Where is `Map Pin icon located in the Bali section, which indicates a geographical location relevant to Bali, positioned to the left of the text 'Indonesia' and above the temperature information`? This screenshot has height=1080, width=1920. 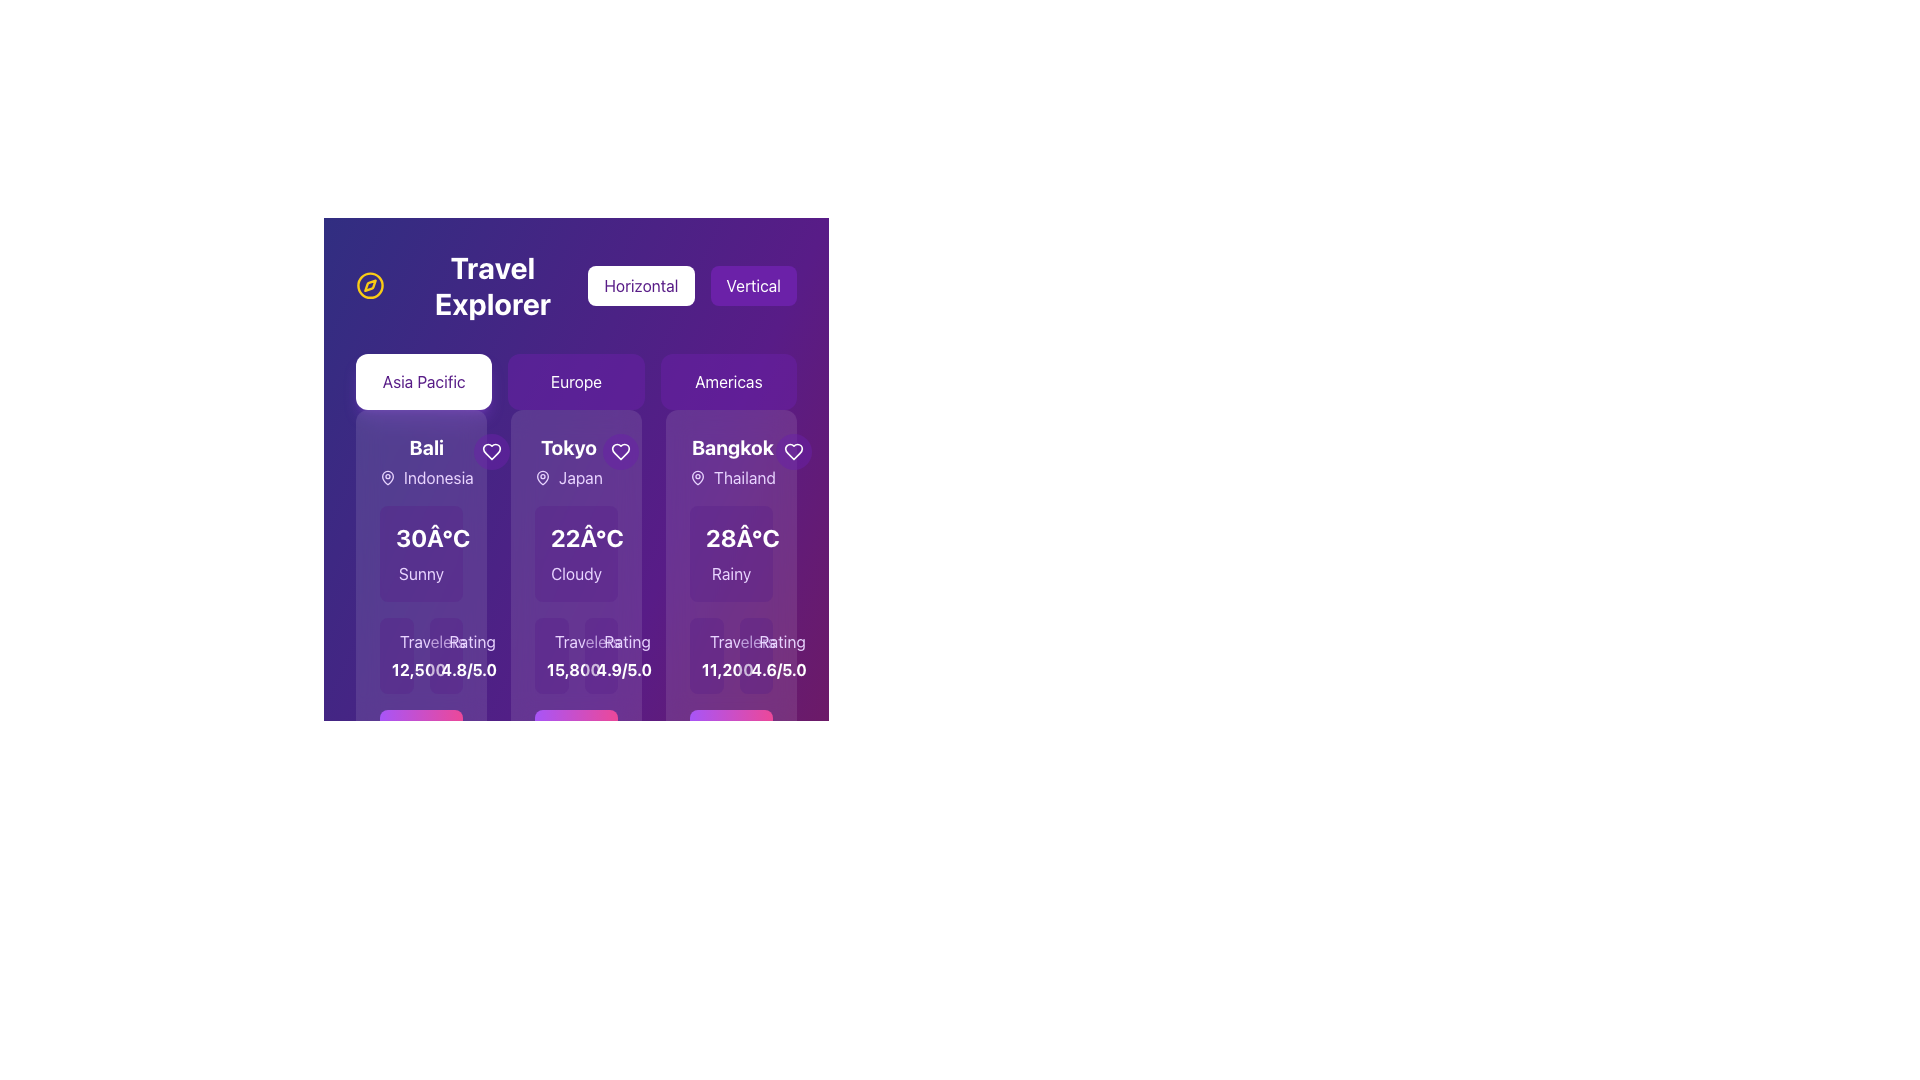
Map Pin icon located in the Bali section, which indicates a geographical location relevant to Bali, positioned to the left of the text 'Indonesia' and above the temperature information is located at coordinates (388, 477).